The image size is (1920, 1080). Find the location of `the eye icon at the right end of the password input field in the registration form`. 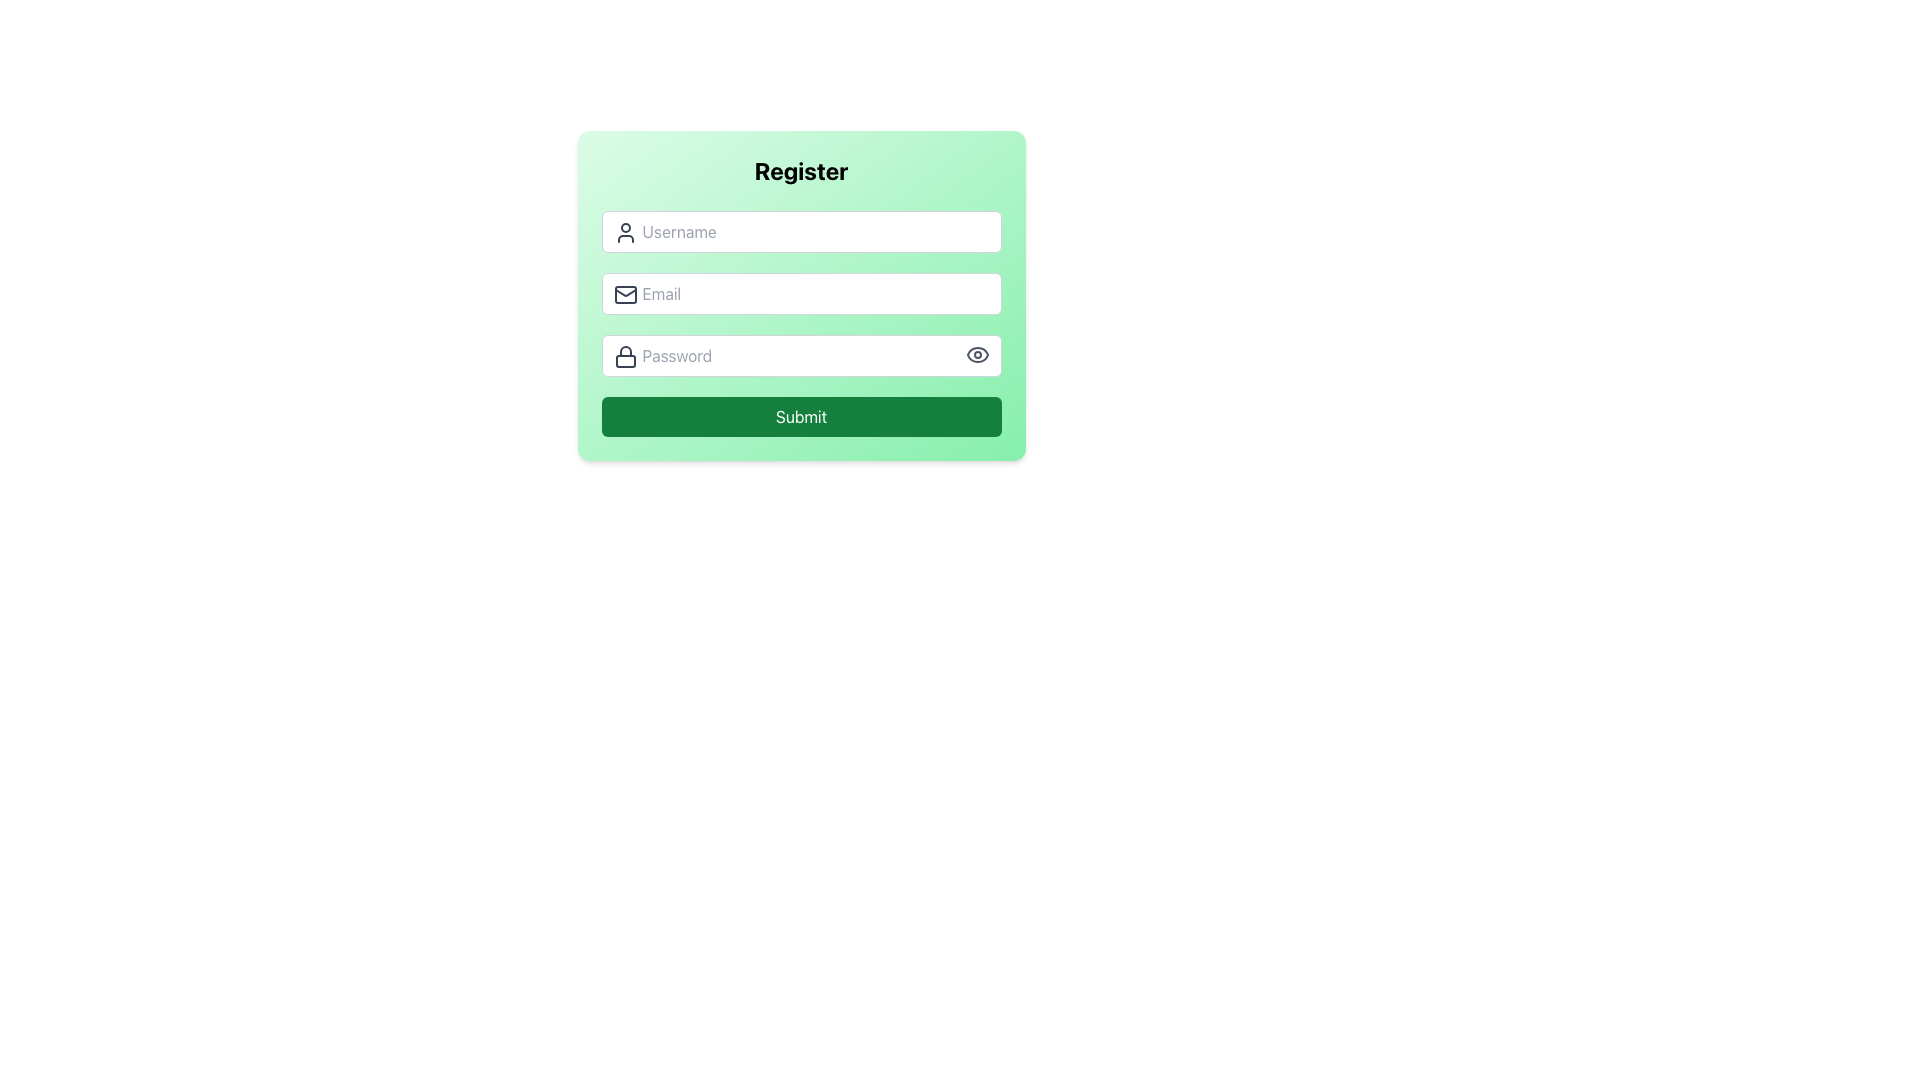

the eye icon at the right end of the password input field in the registration form is located at coordinates (977, 353).